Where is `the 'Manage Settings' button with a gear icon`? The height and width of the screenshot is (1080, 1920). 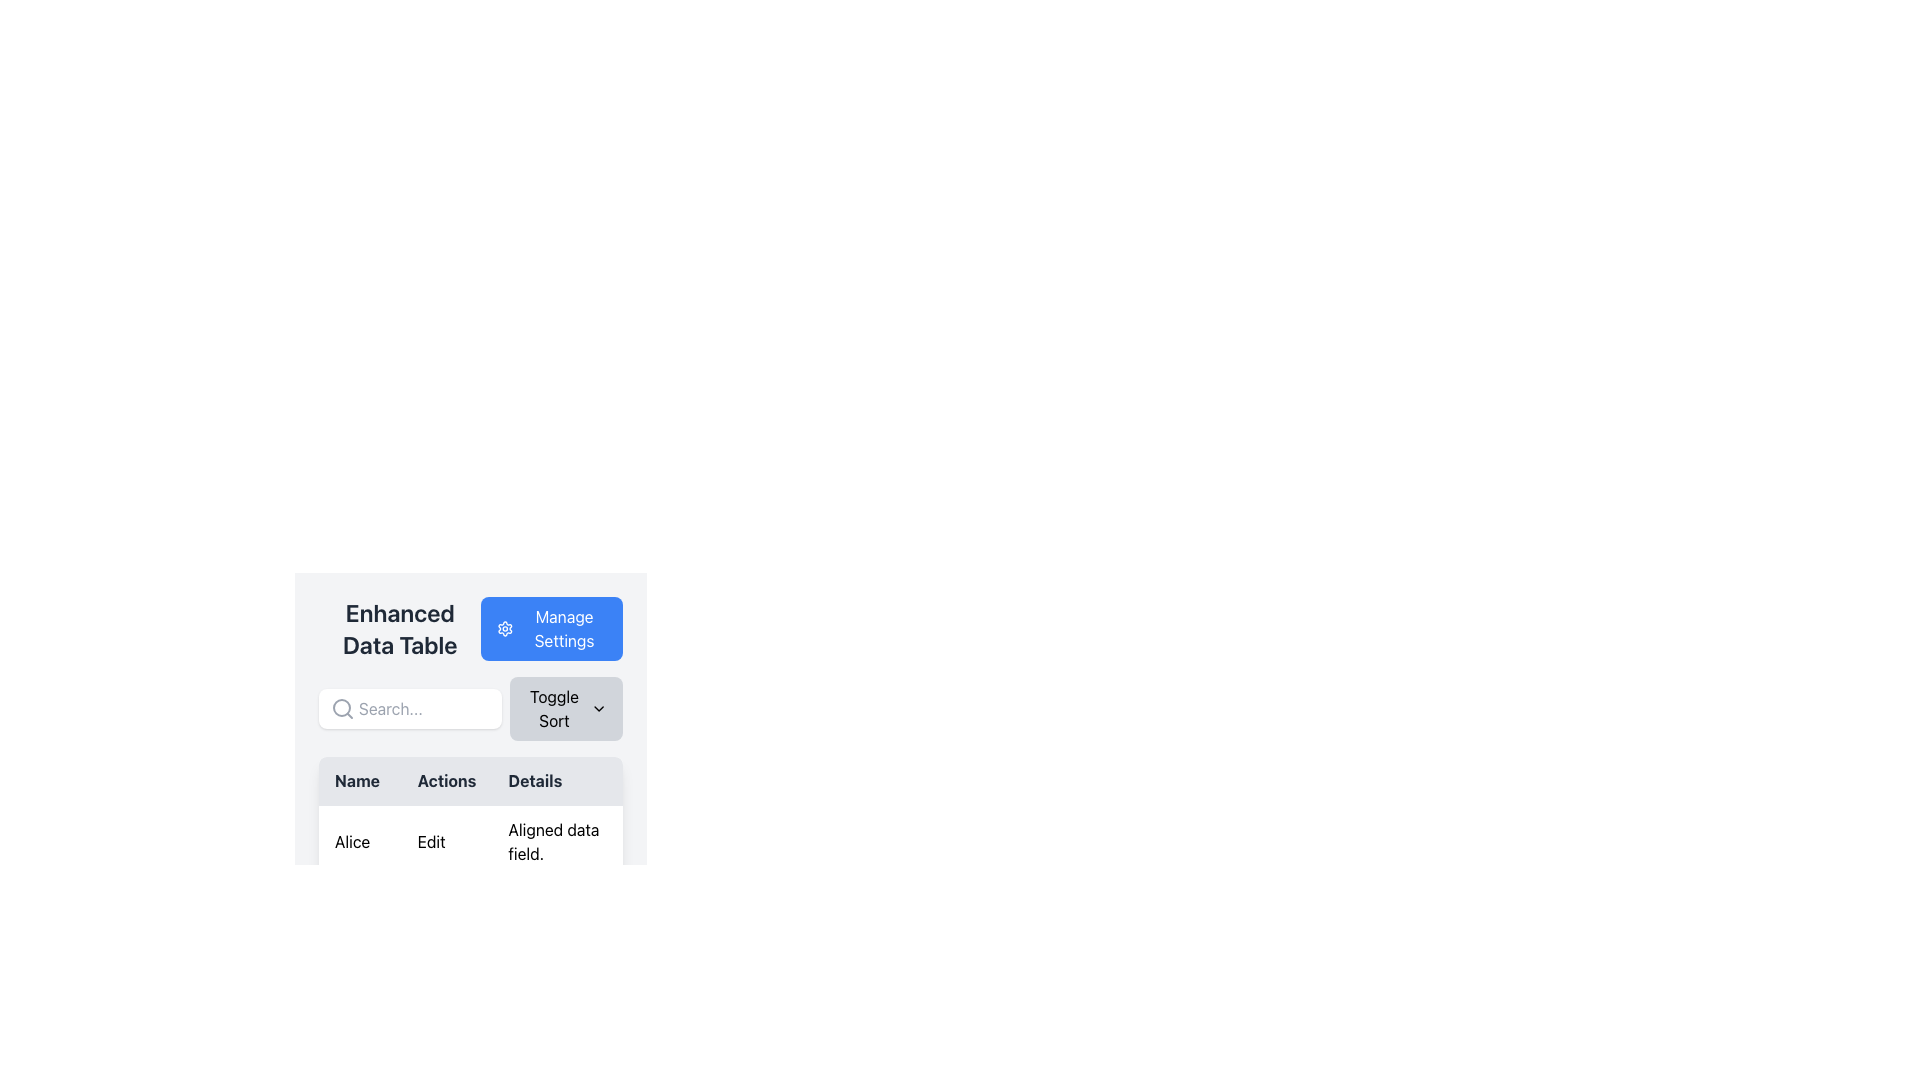
the 'Manage Settings' button with a gear icon is located at coordinates (552, 627).